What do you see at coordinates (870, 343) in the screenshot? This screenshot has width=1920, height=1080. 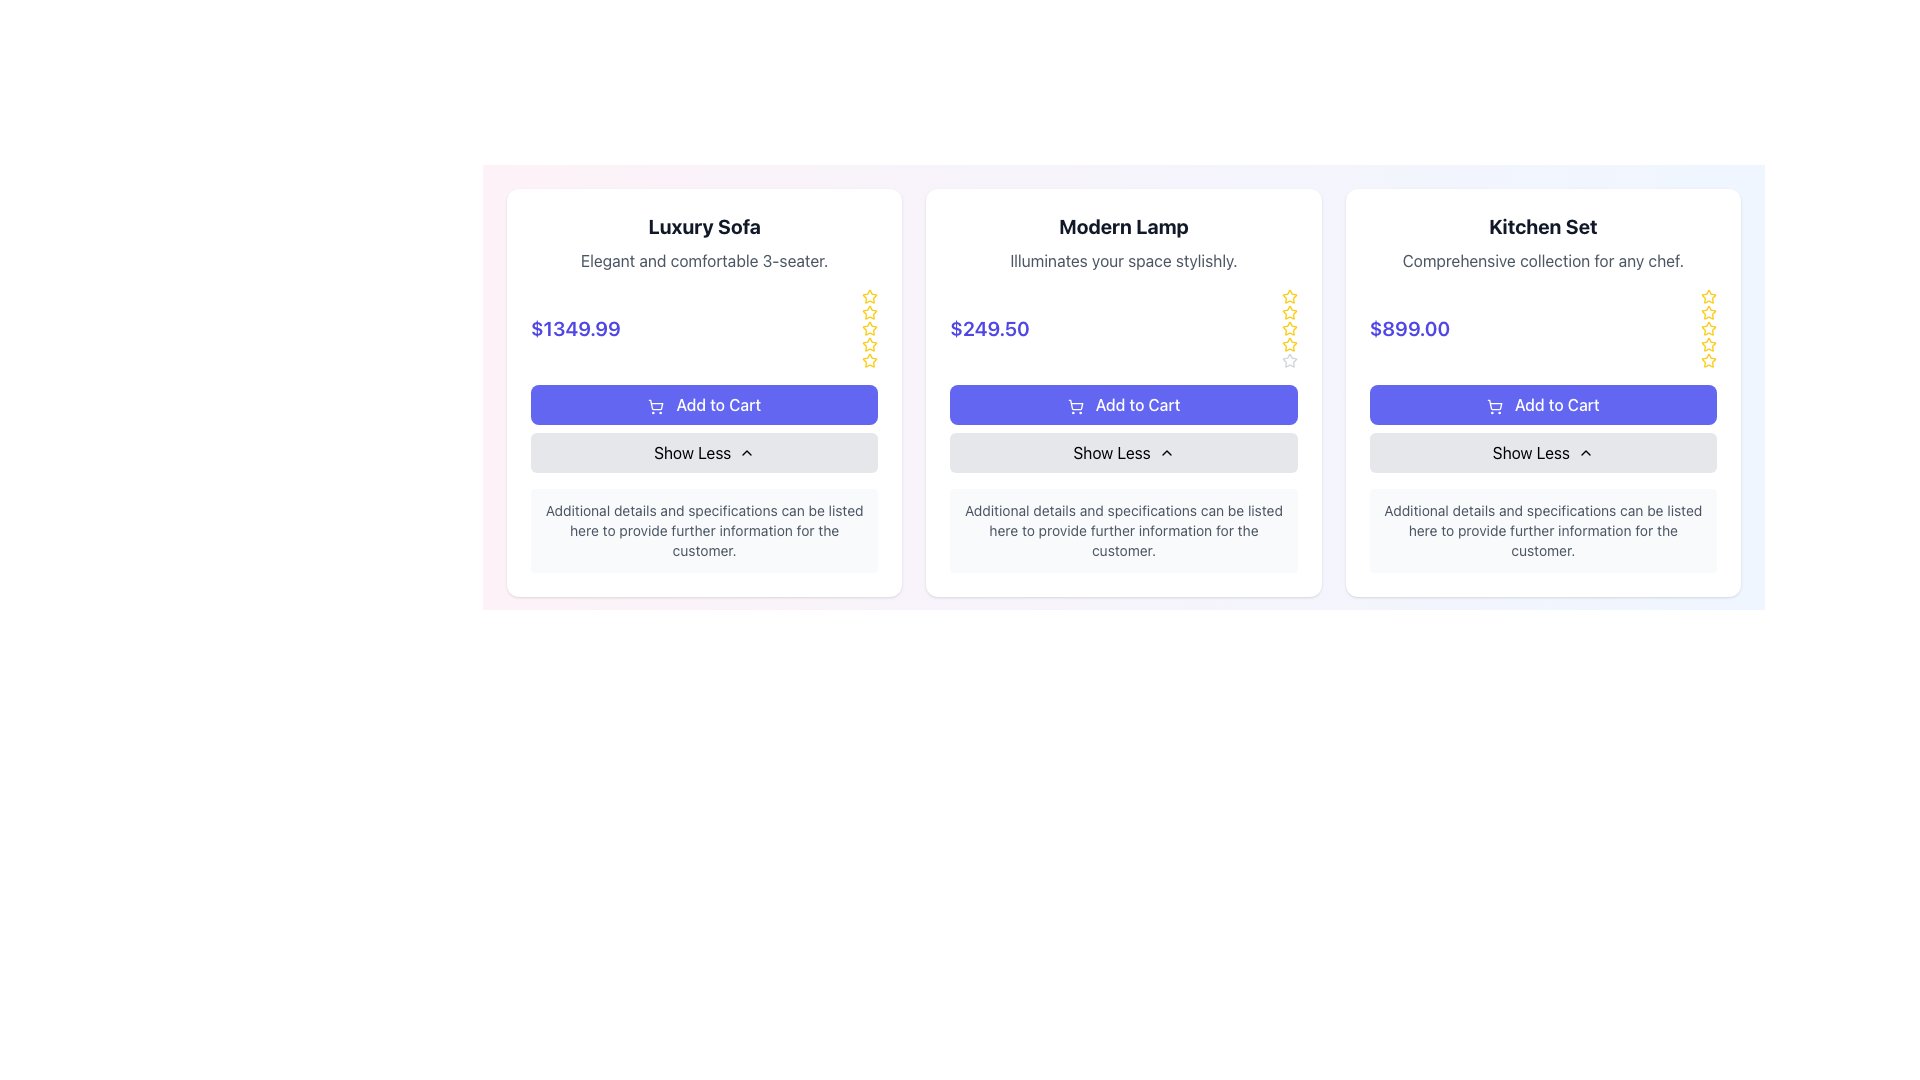 I see `the fourth star-shaped icon in the vertical column of stars` at bounding box center [870, 343].